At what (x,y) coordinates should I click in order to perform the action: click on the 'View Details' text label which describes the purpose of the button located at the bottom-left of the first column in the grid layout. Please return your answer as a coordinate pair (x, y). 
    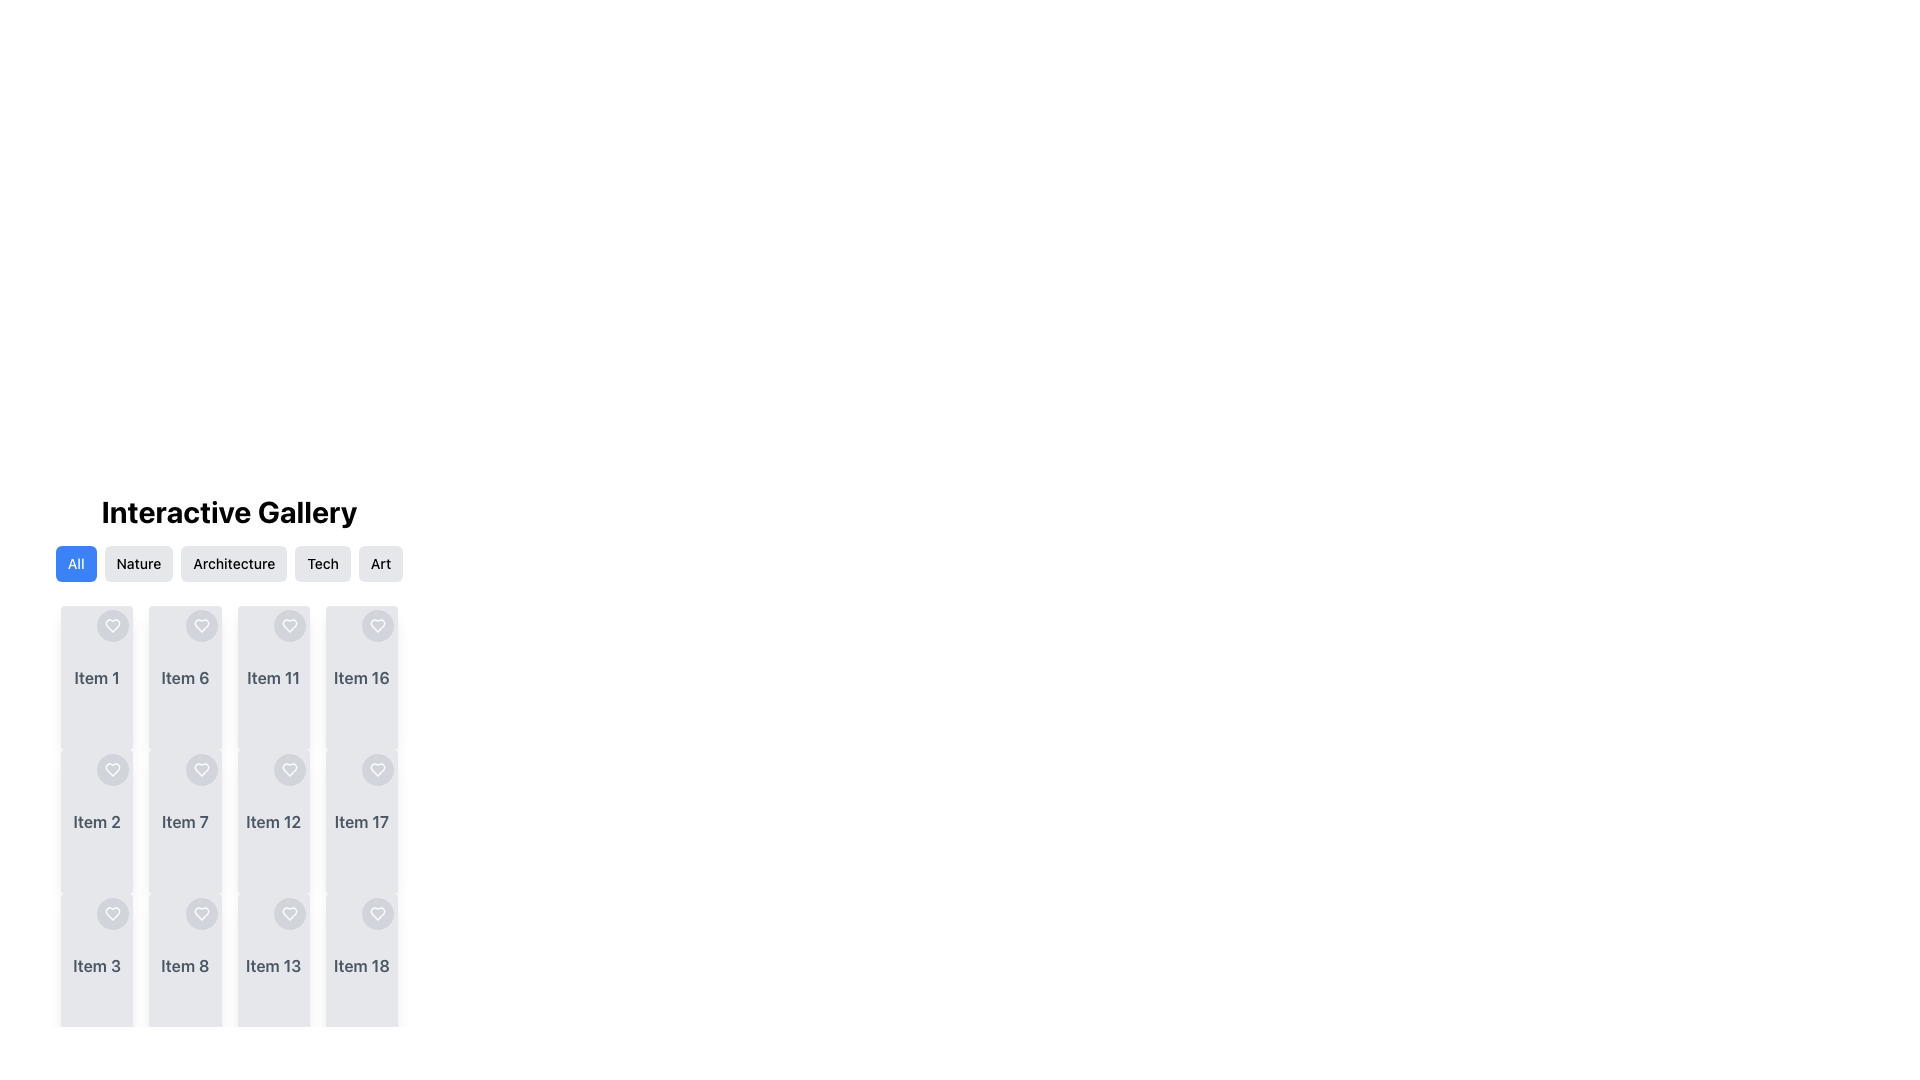
    Looking at the image, I should click on (105, 677).